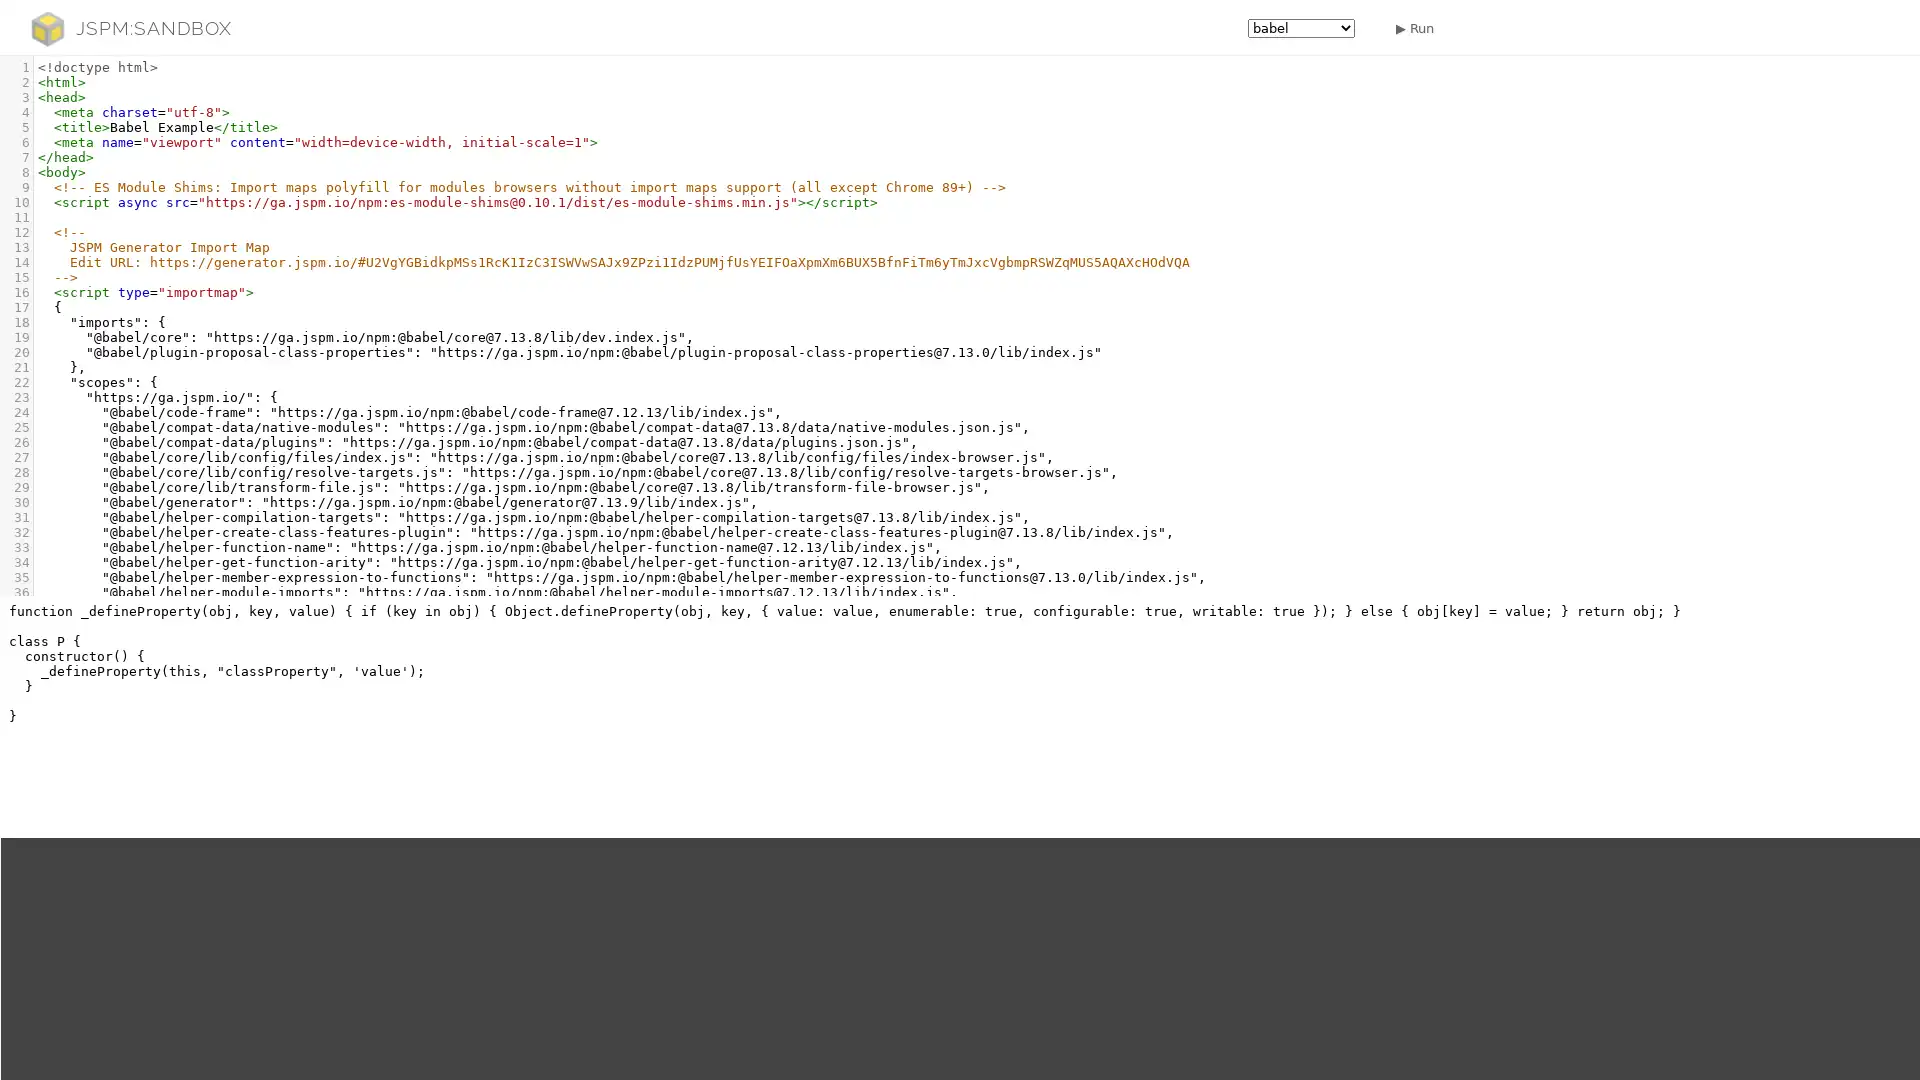  Describe the element at coordinates (1410, 27) in the screenshot. I see `Run` at that location.